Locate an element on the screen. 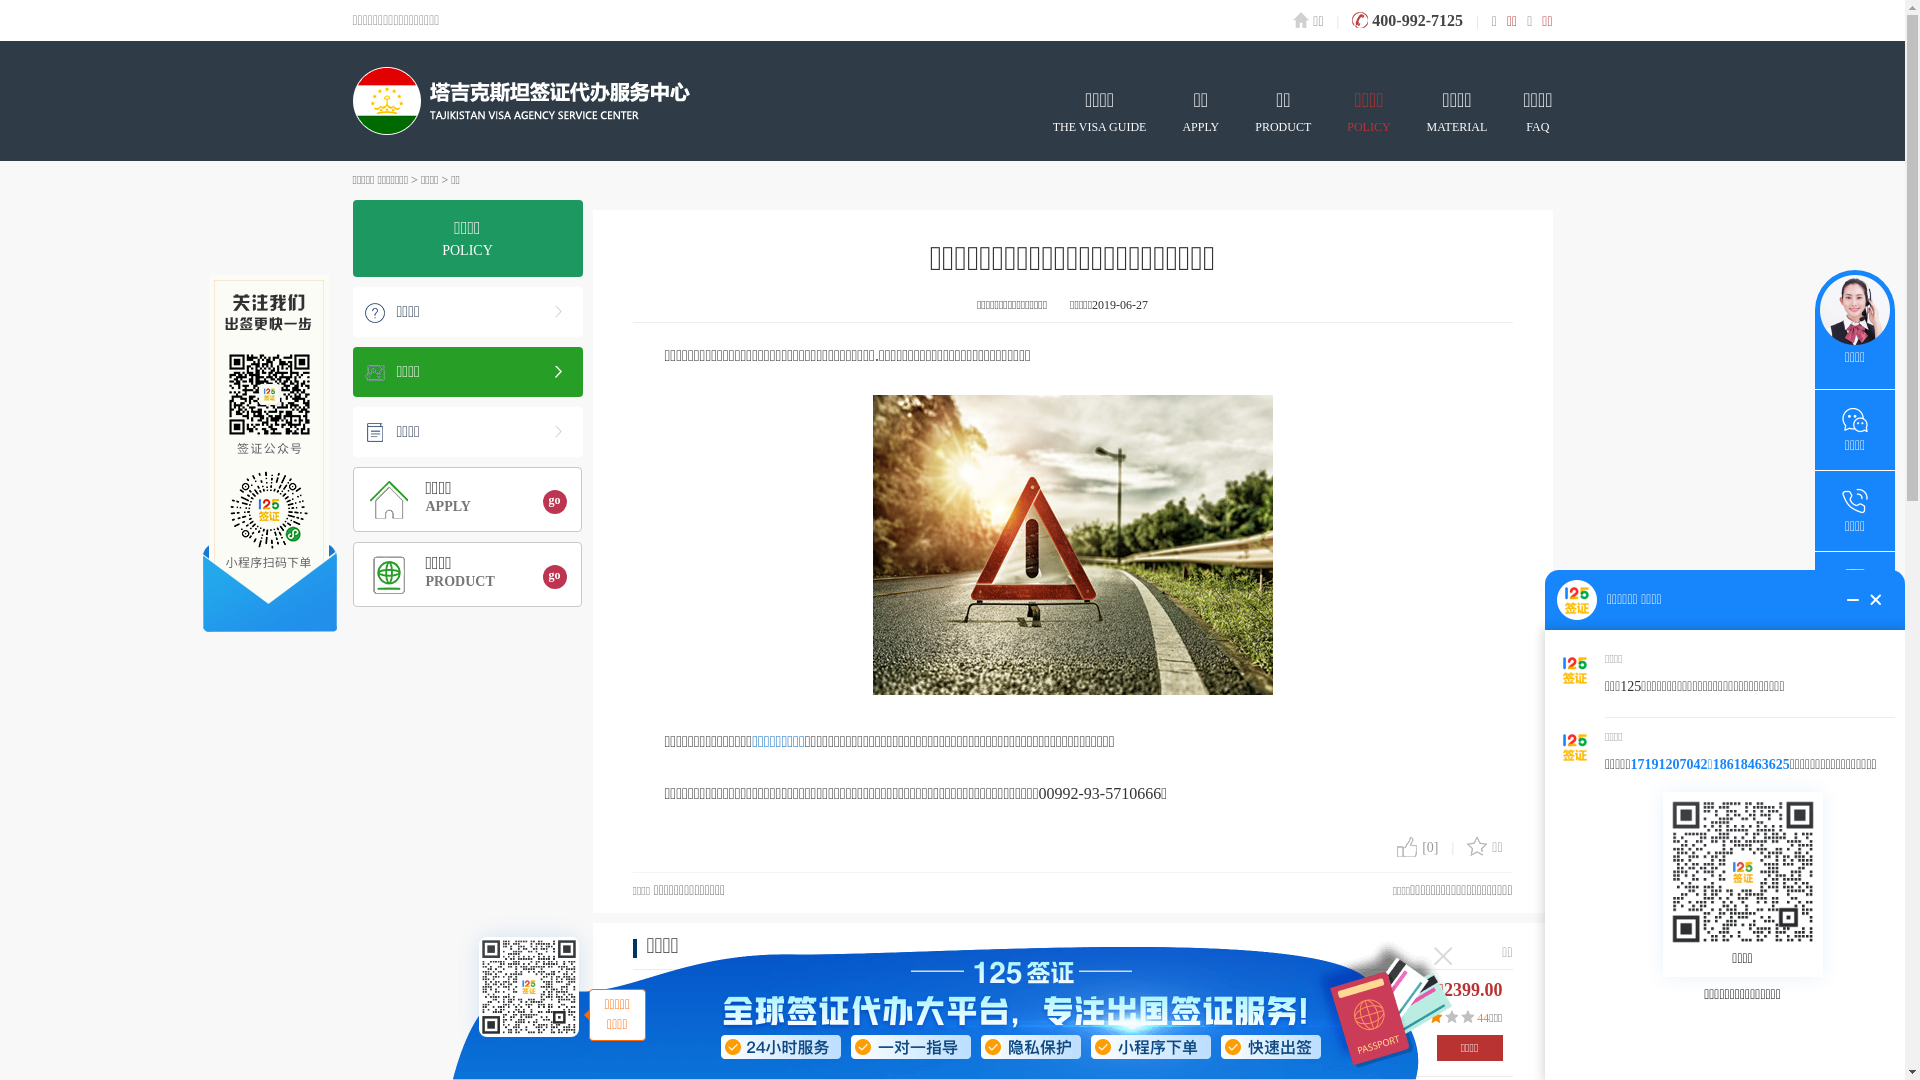  '[0]' is located at coordinates (1416, 847).